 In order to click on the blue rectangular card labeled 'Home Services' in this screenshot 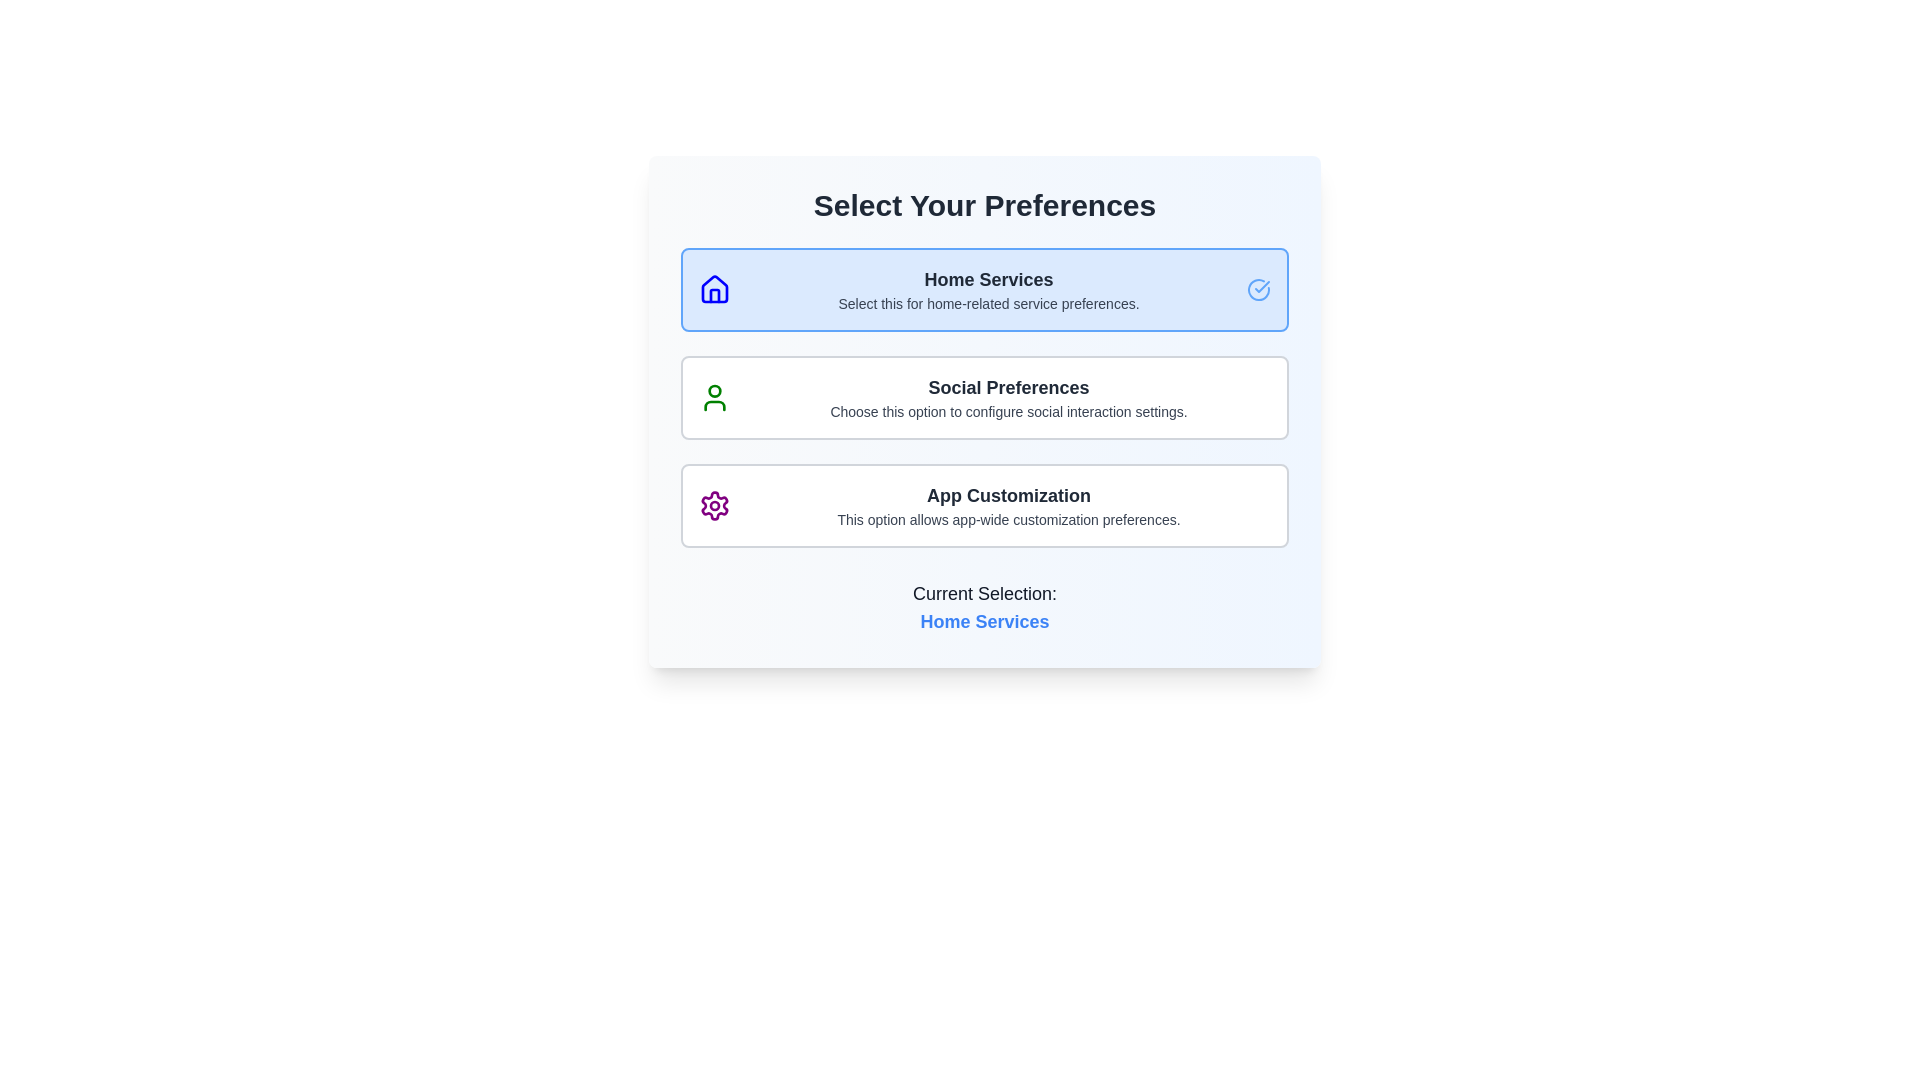, I will do `click(984, 289)`.